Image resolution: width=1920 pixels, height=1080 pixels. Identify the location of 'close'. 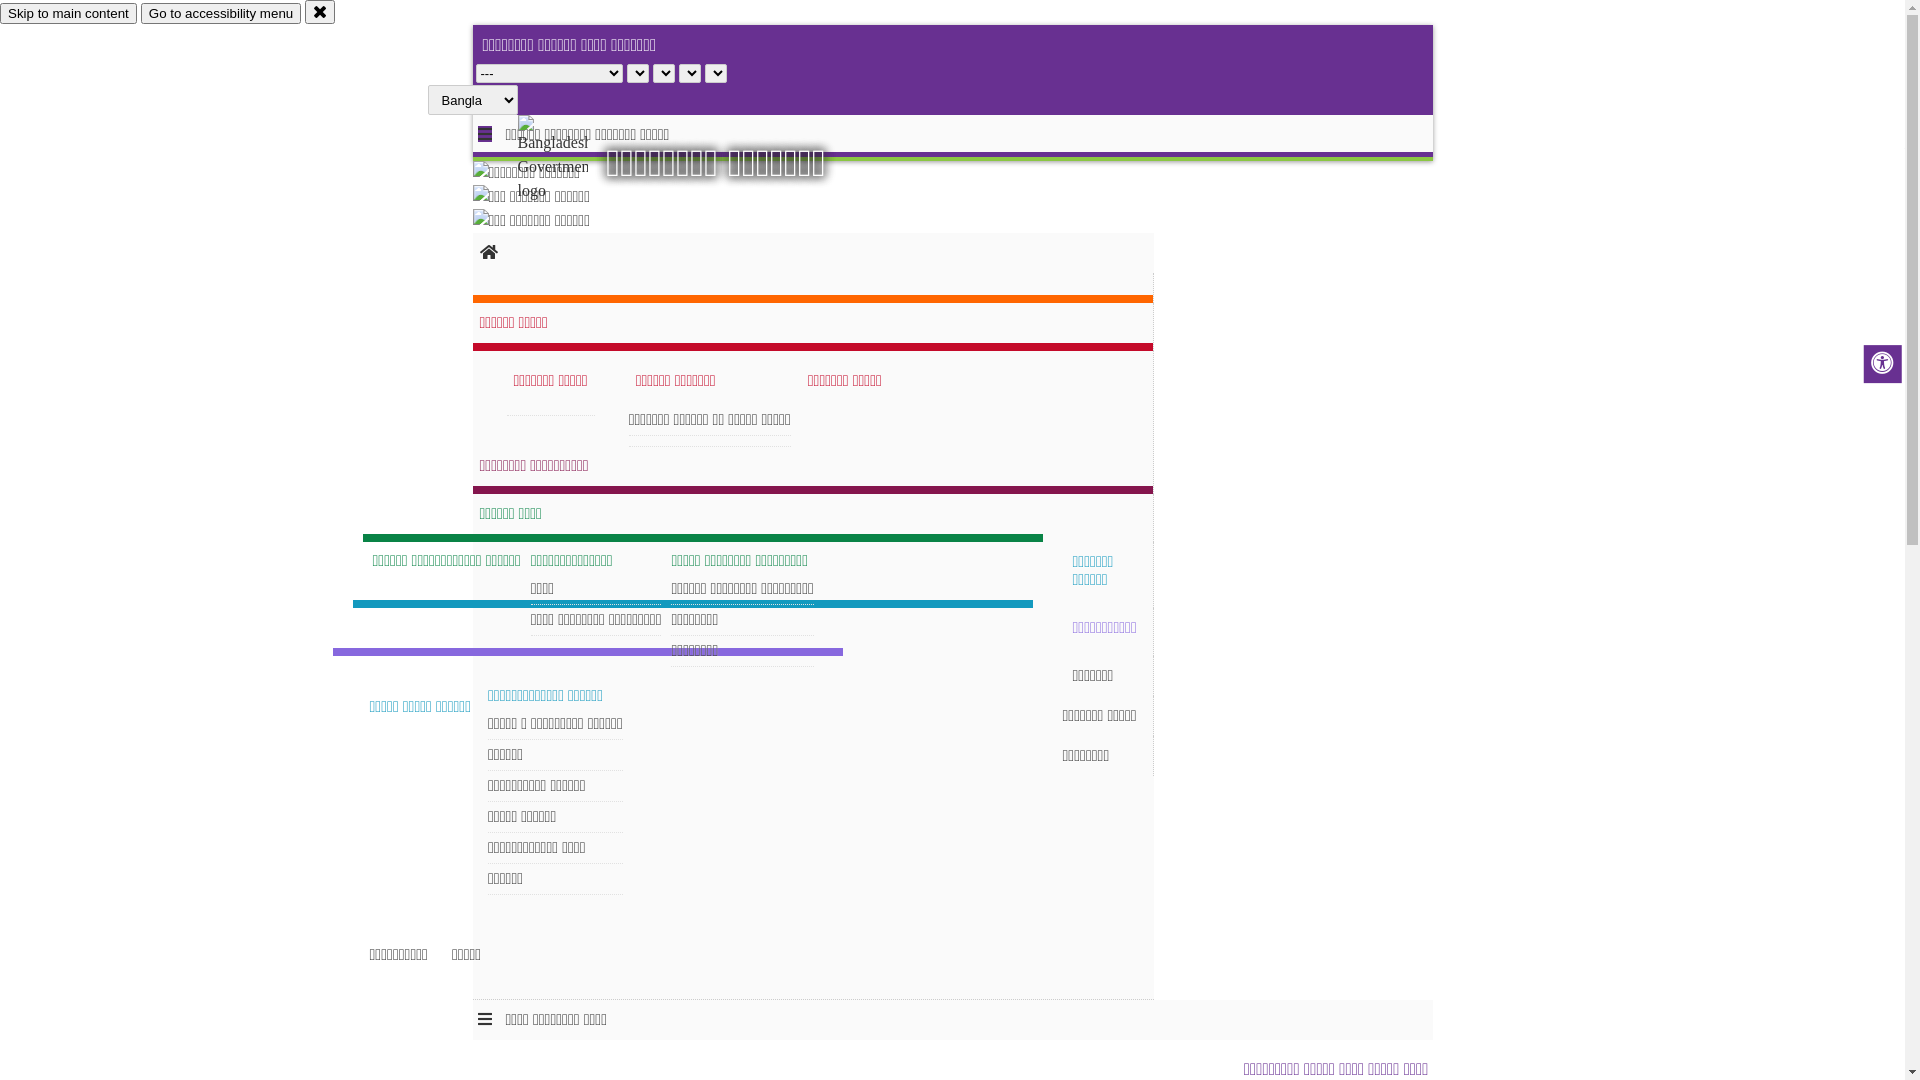
(304, 11).